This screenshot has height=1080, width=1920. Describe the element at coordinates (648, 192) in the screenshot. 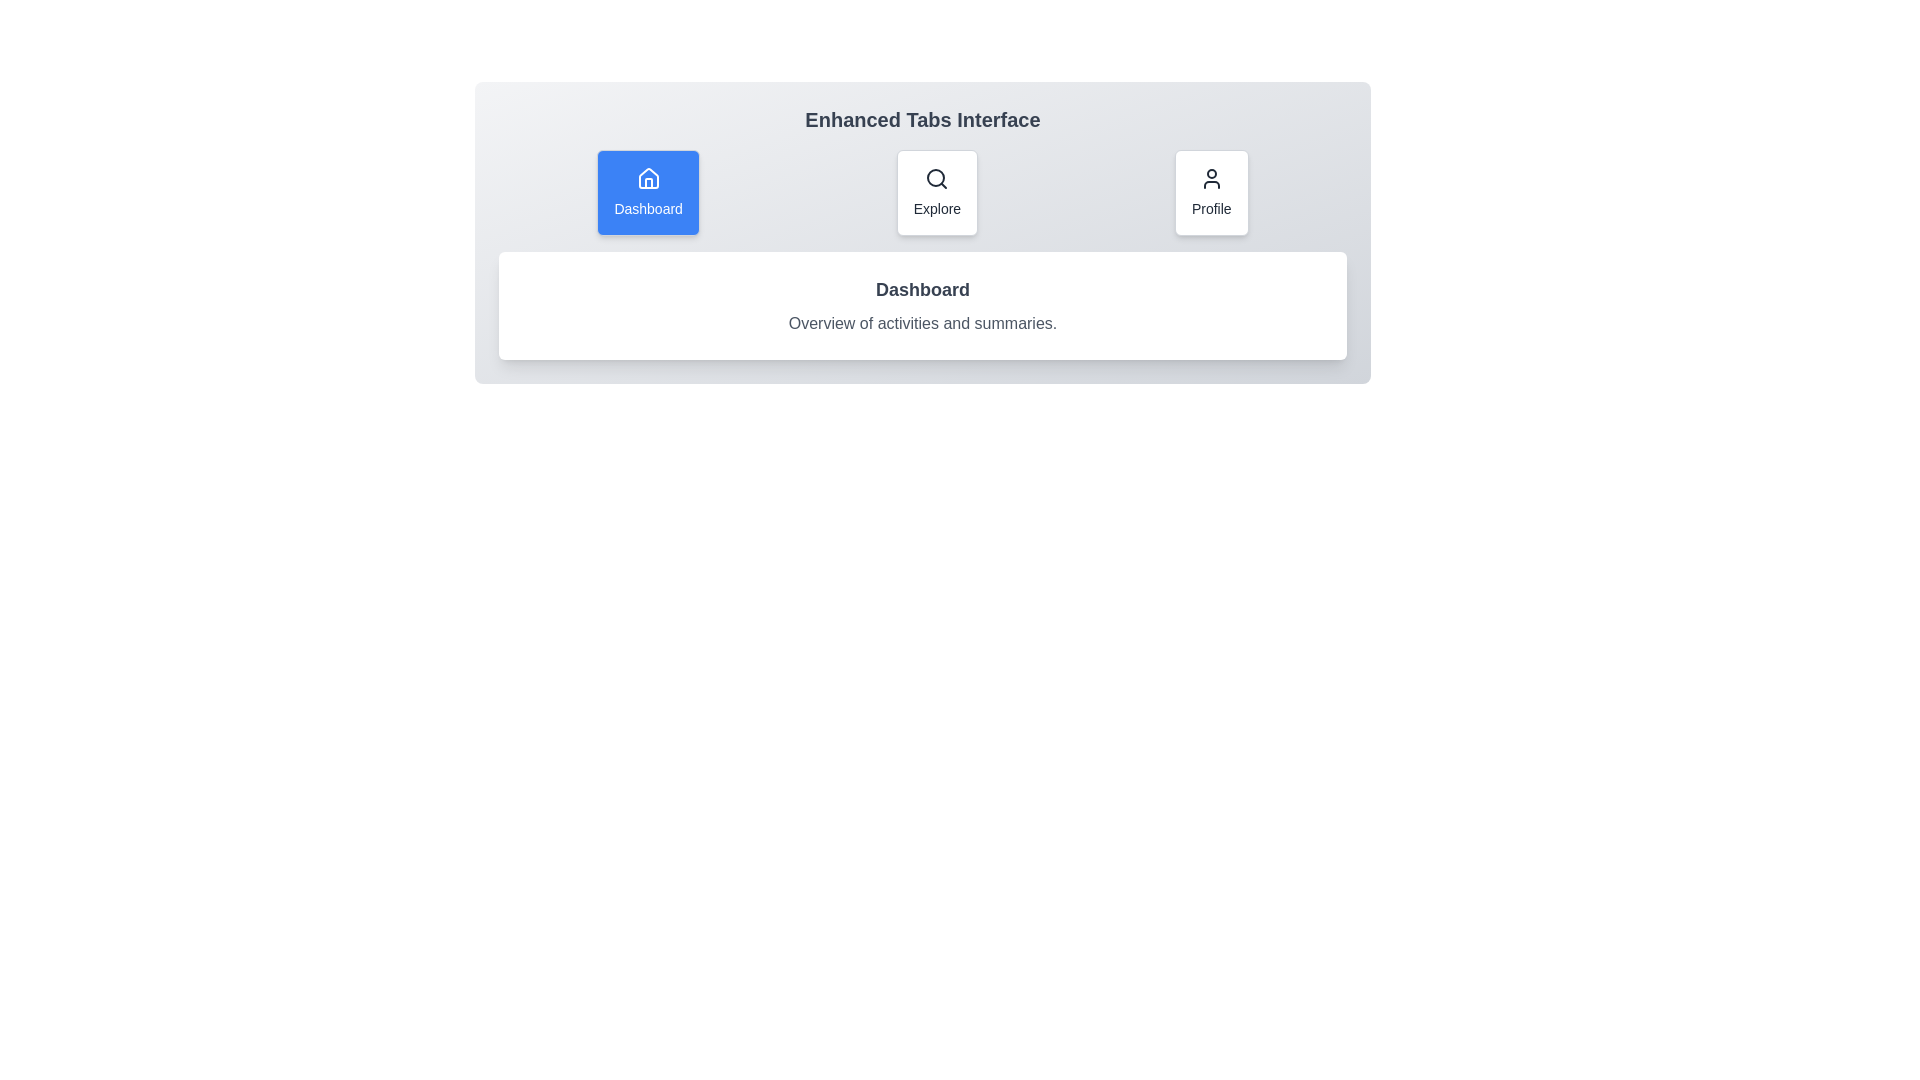

I see `the Dashboard tab by clicking the corresponding button` at that location.